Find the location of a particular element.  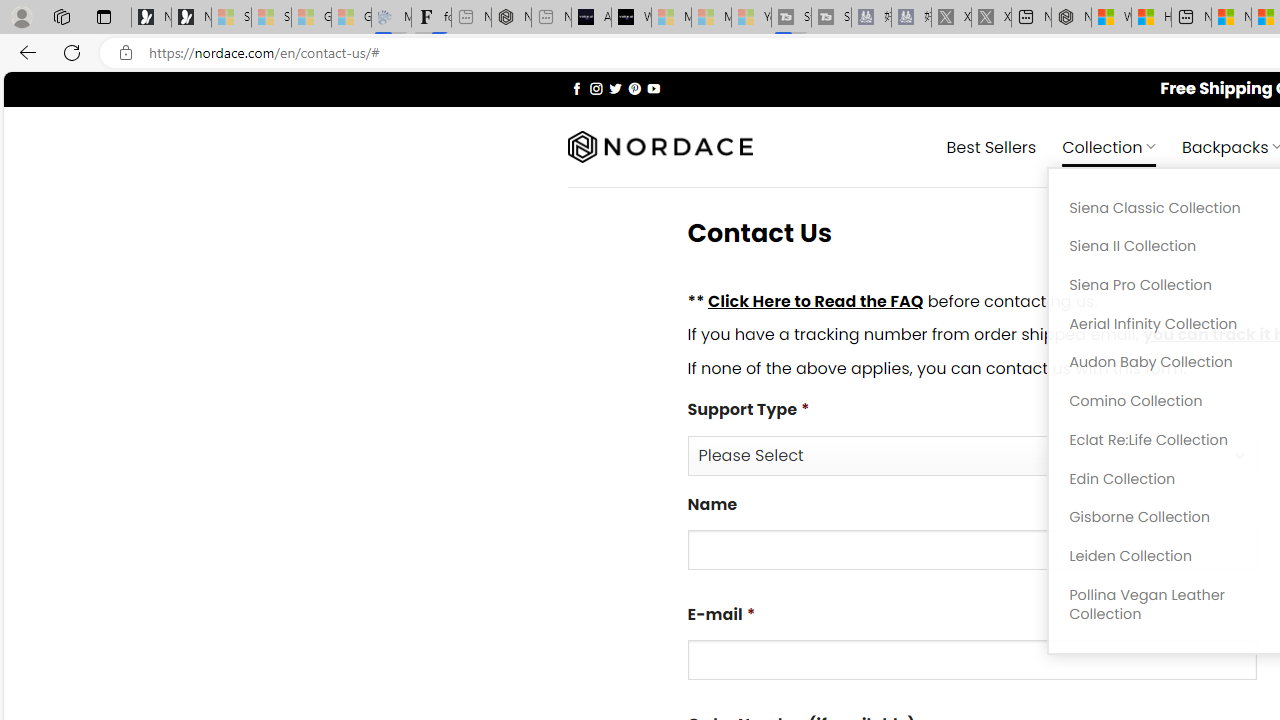

'  Best Sellers' is located at coordinates (991, 145).